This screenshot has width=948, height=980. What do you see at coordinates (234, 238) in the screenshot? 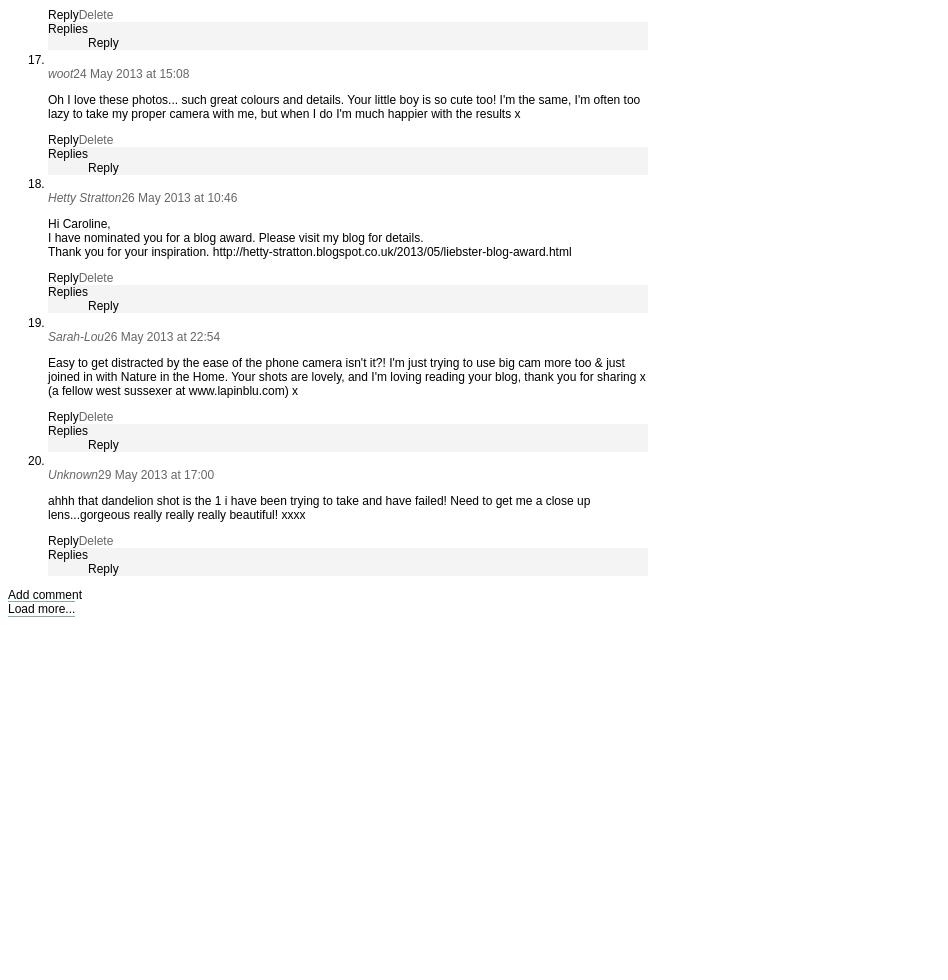
I see `'I have nominated you for a blog award. Please visit my blog for details.'` at bounding box center [234, 238].